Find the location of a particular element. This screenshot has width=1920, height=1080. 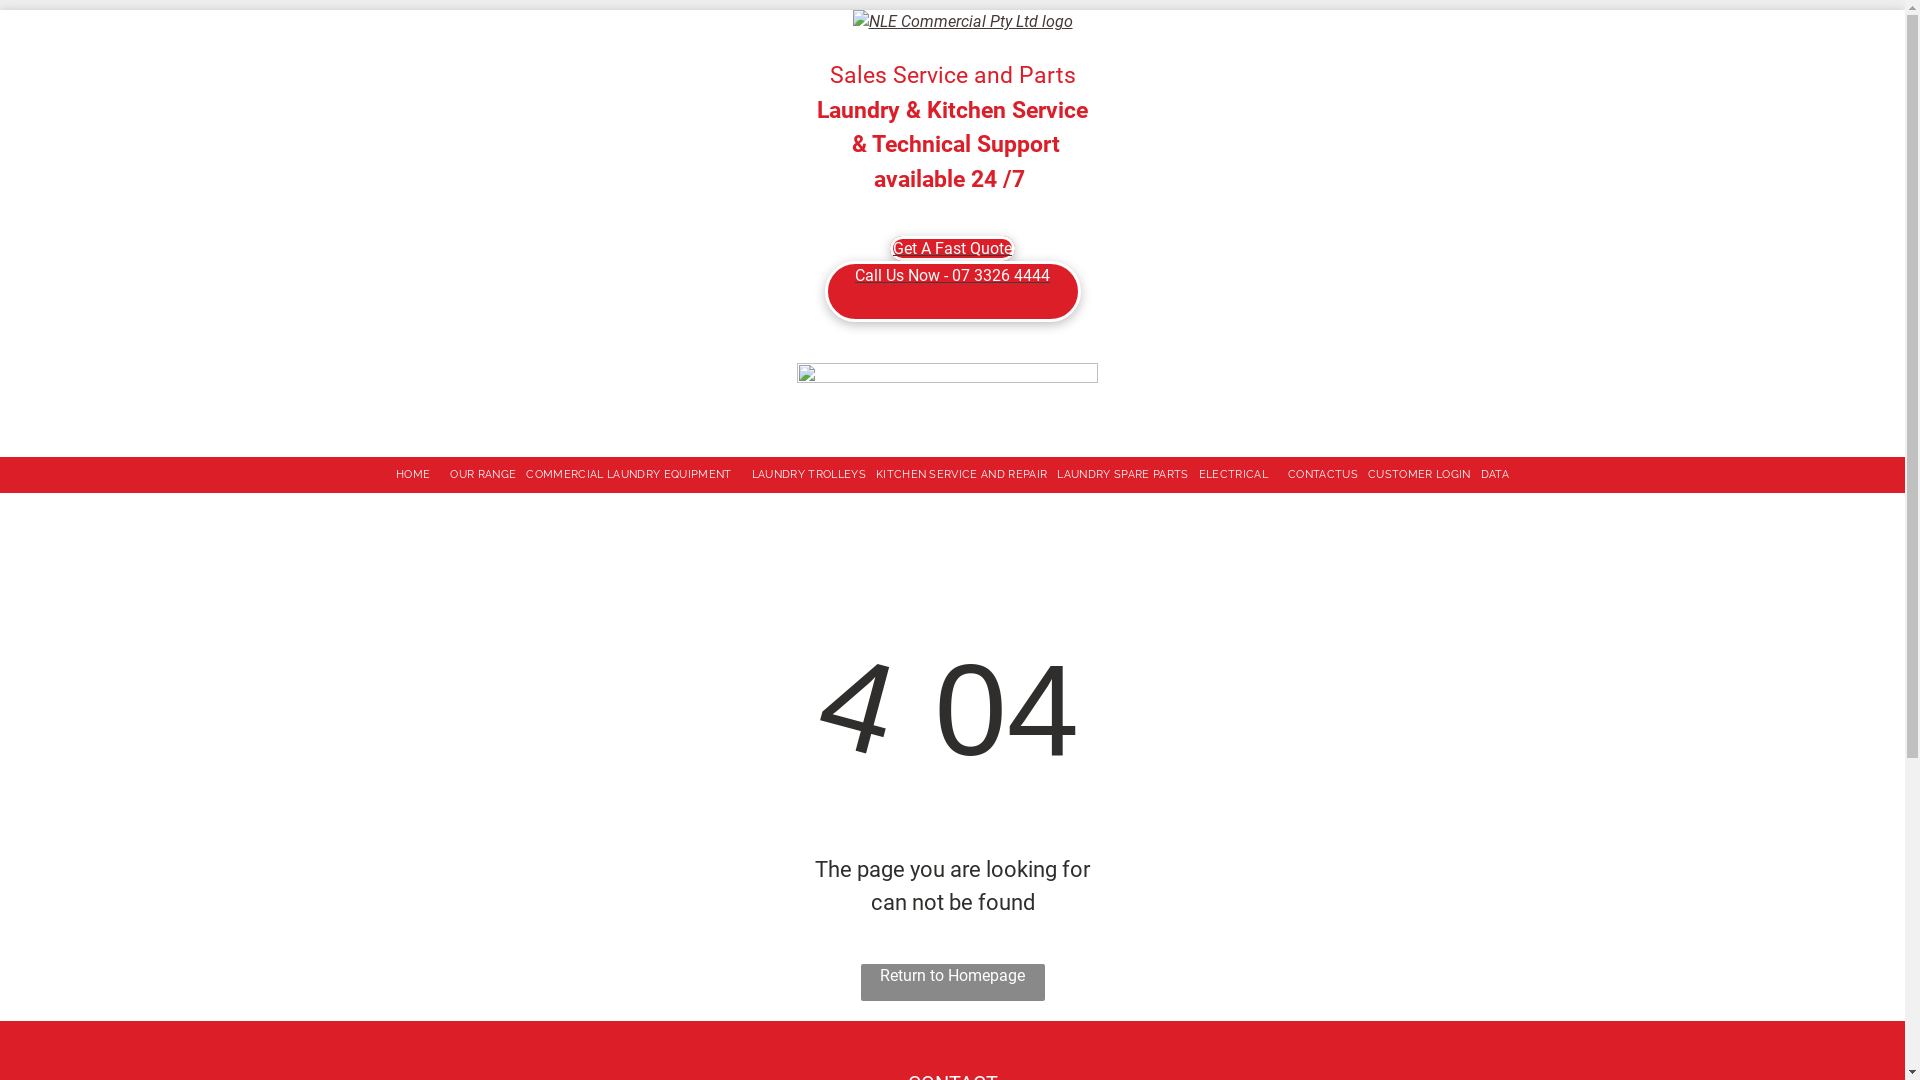

'DATA' is located at coordinates (1494, 475).